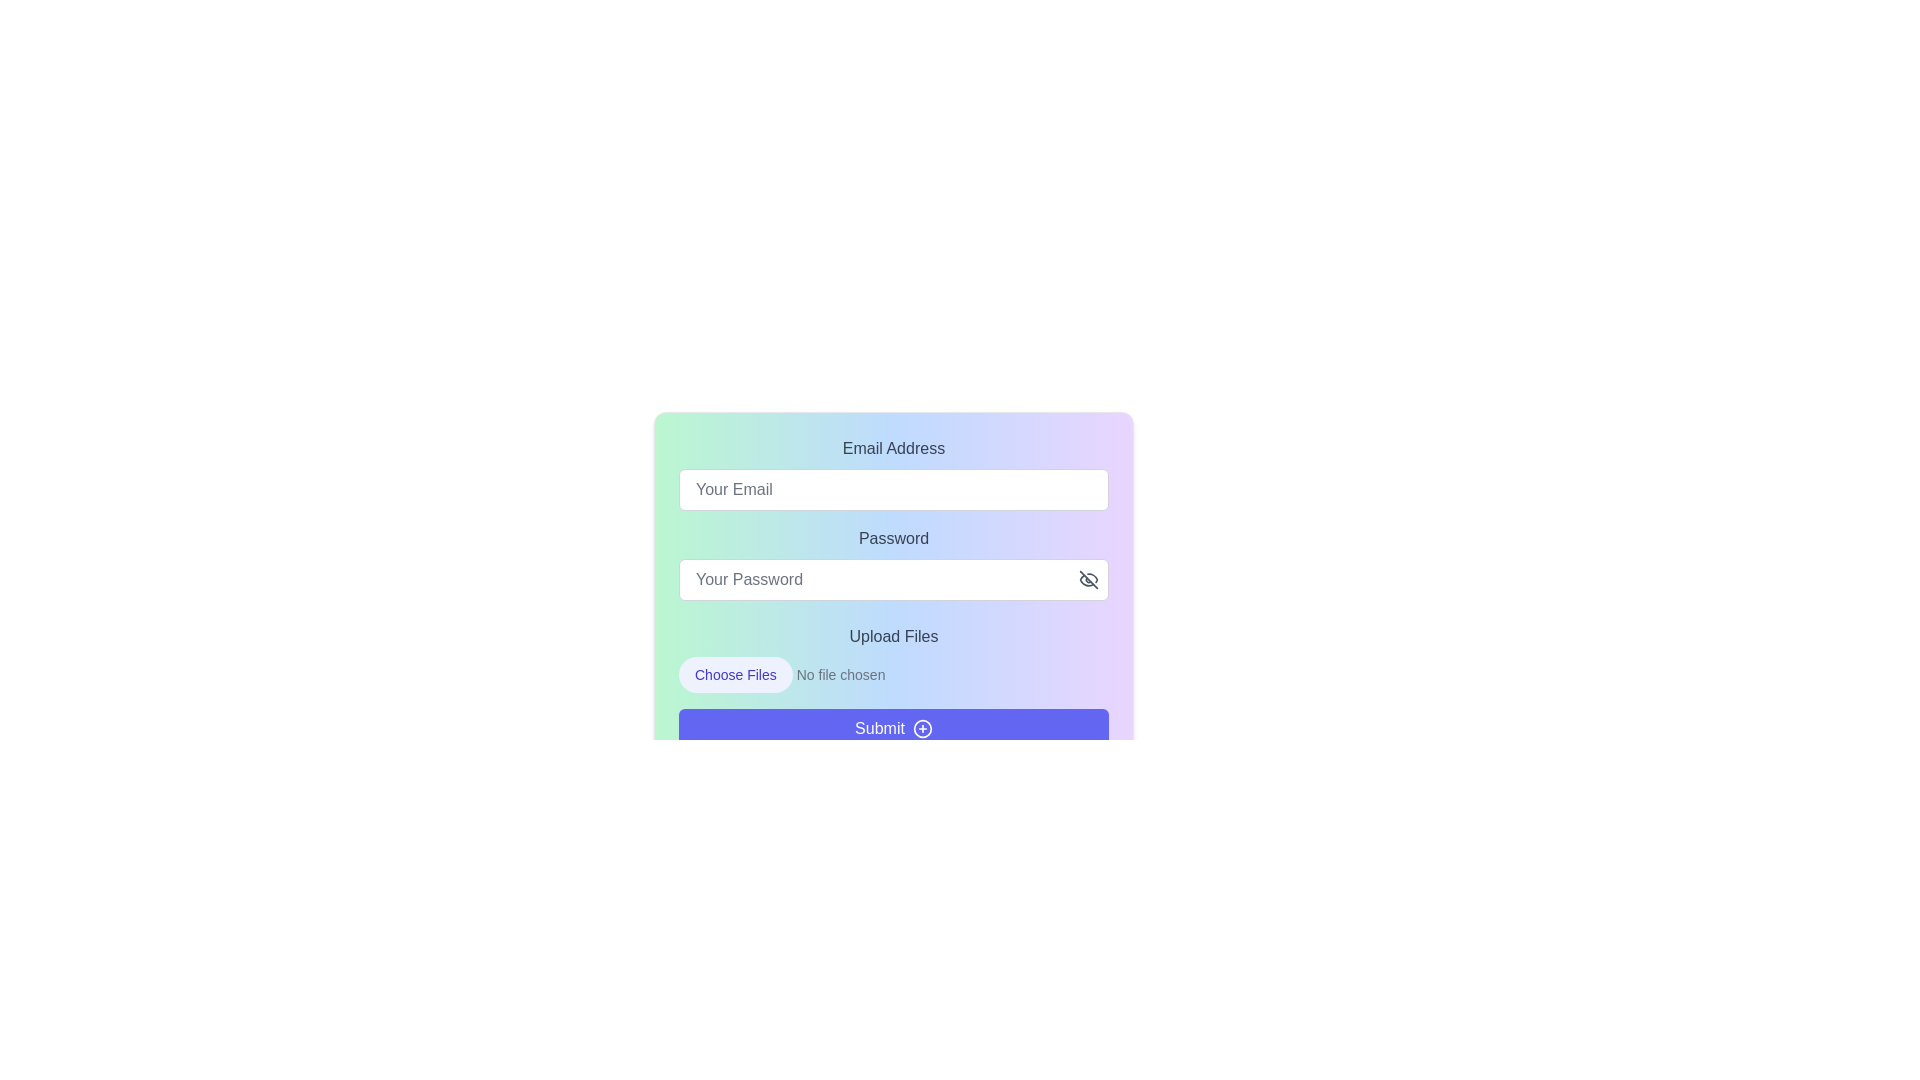 The image size is (1920, 1080). Describe the element at coordinates (1088, 579) in the screenshot. I see `the eye-off icon button located at the right edge of the password input field` at that location.